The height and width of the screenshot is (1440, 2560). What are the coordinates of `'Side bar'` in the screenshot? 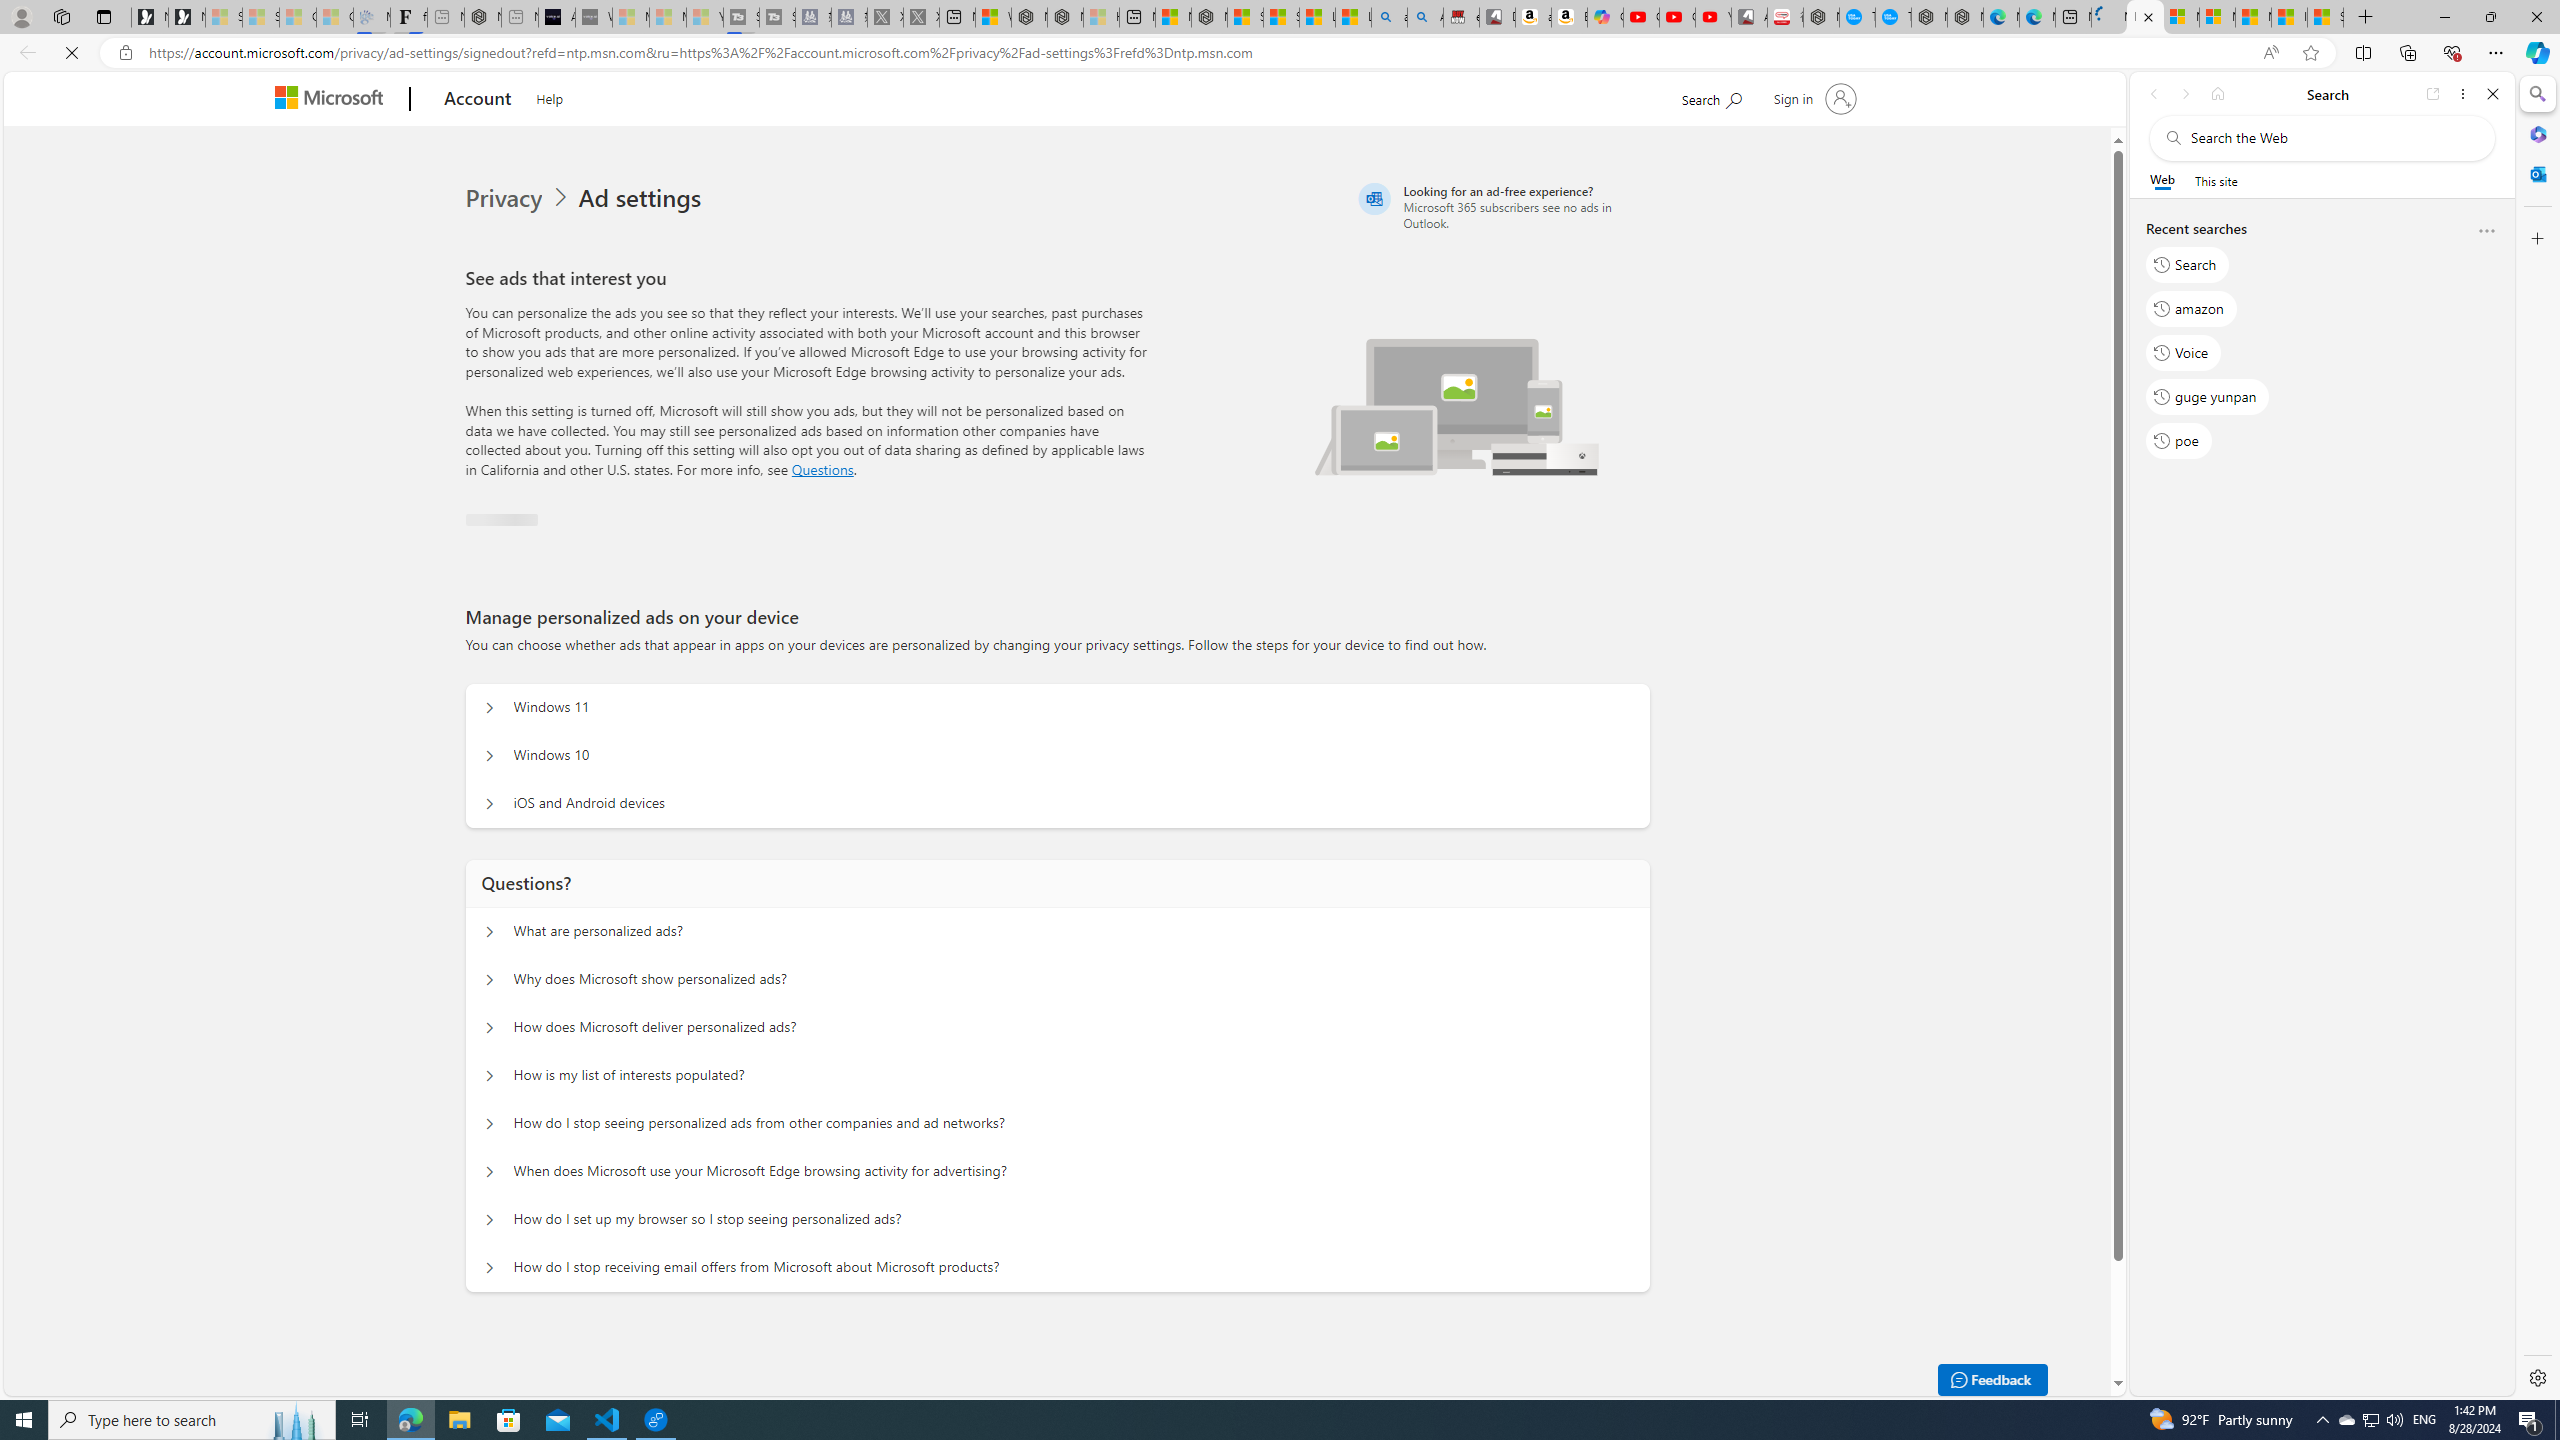 It's located at (2537, 735).